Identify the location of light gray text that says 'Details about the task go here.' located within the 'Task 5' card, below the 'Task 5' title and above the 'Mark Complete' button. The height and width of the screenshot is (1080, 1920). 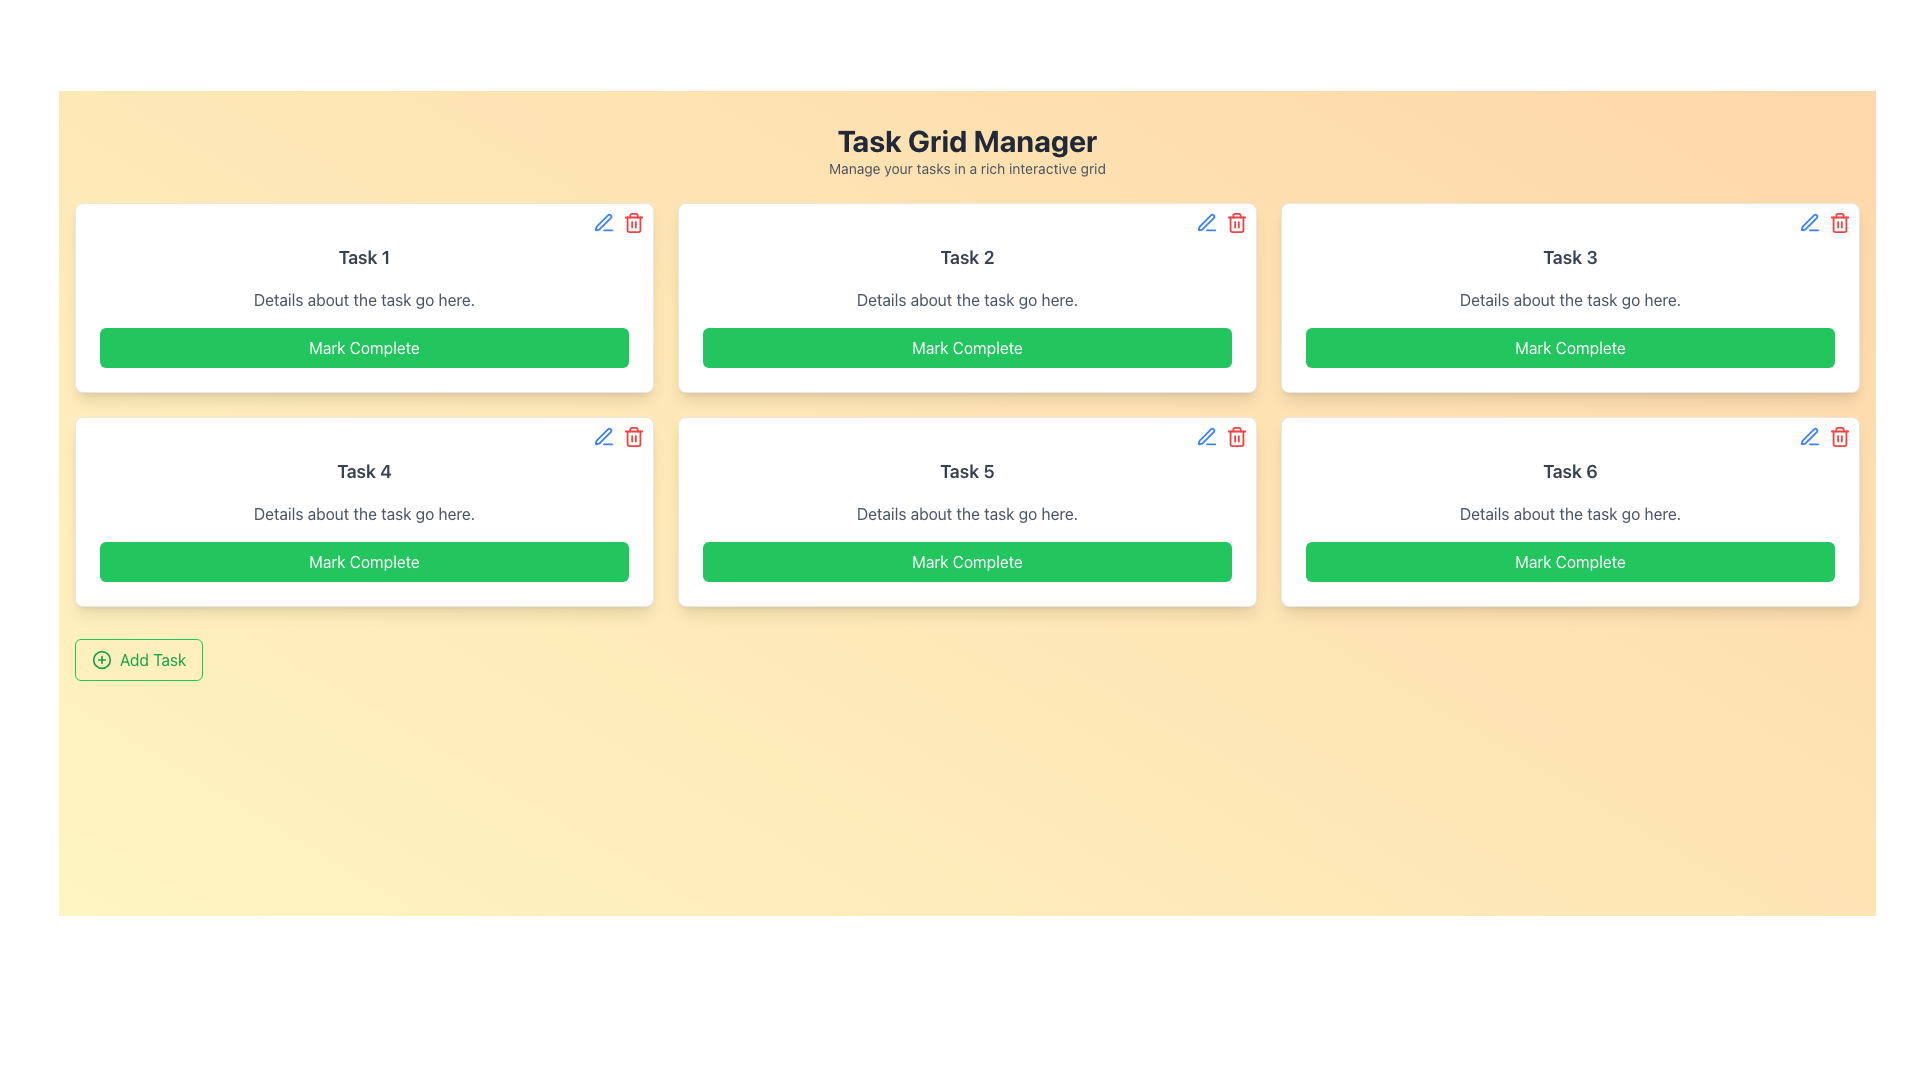
(967, 512).